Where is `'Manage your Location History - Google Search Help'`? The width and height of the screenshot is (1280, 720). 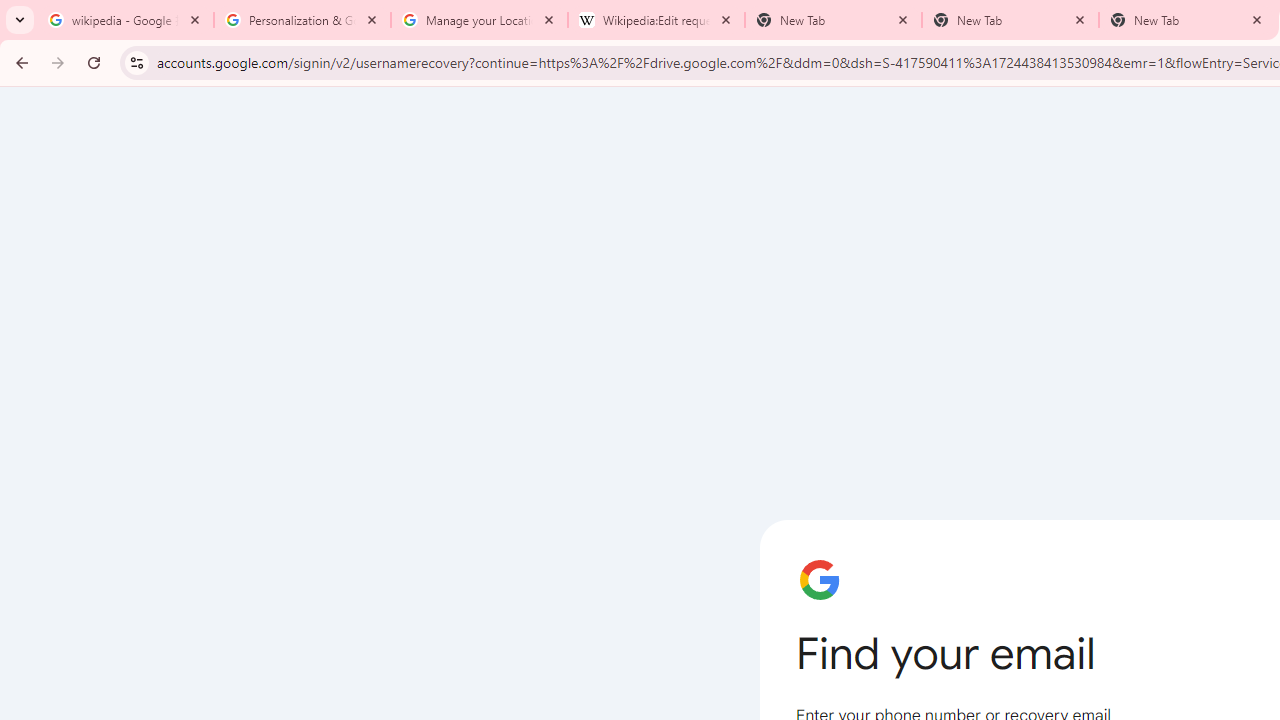
'Manage your Location History - Google Search Help' is located at coordinates (478, 20).